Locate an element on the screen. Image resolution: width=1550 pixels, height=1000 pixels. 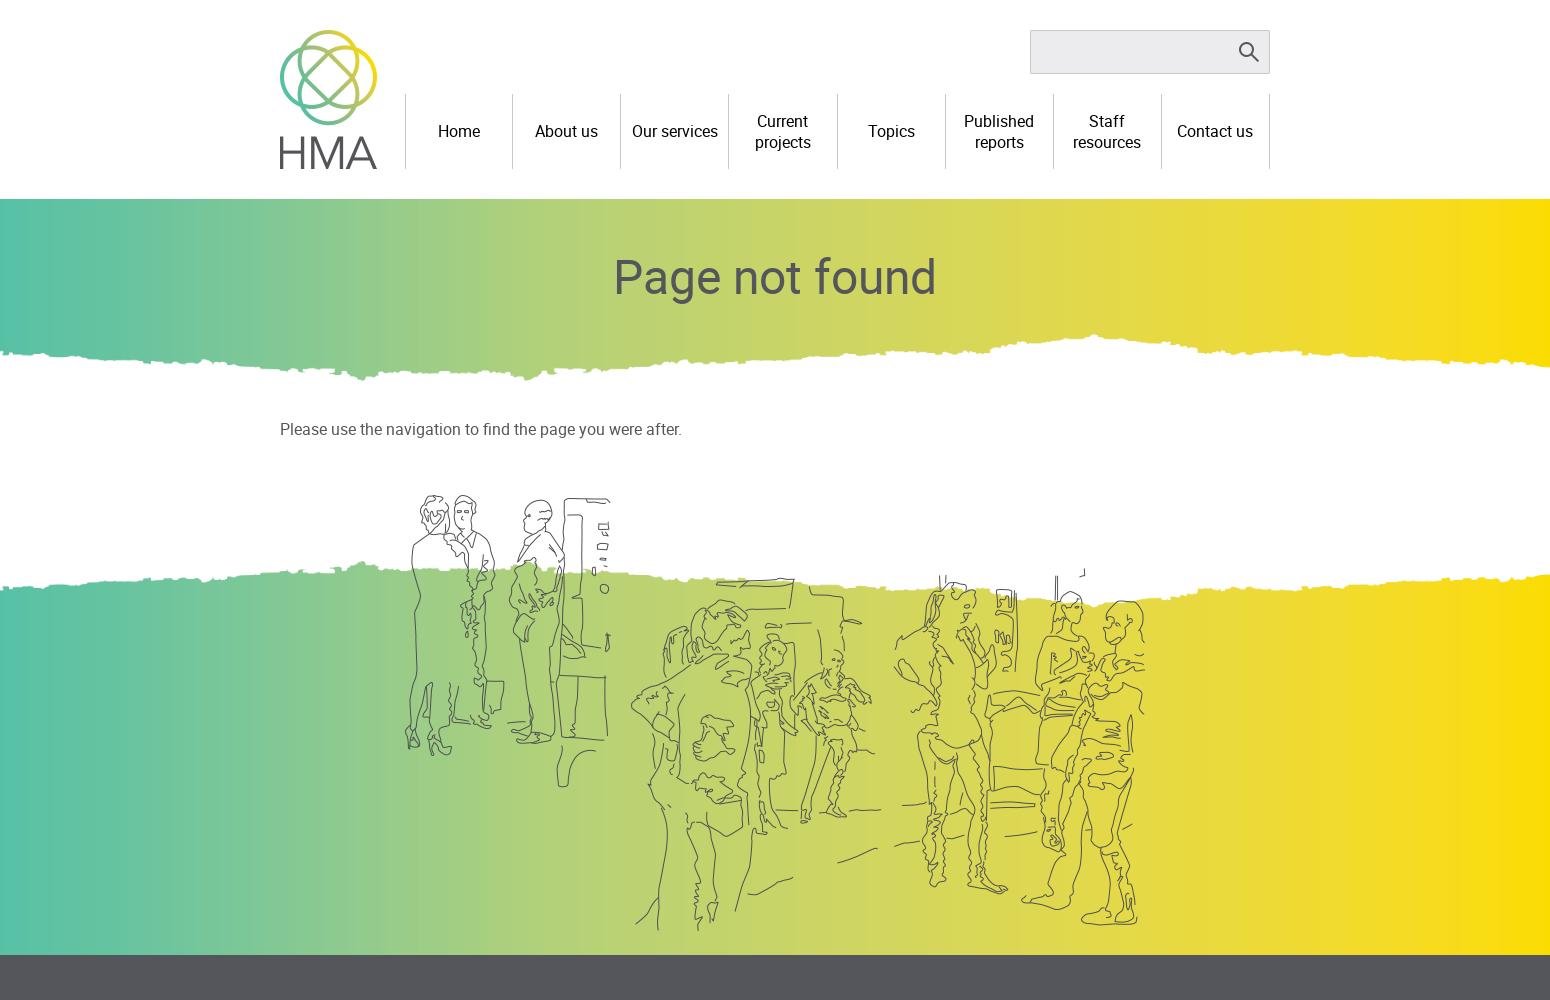
'Contact us' is located at coordinates (1215, 131).